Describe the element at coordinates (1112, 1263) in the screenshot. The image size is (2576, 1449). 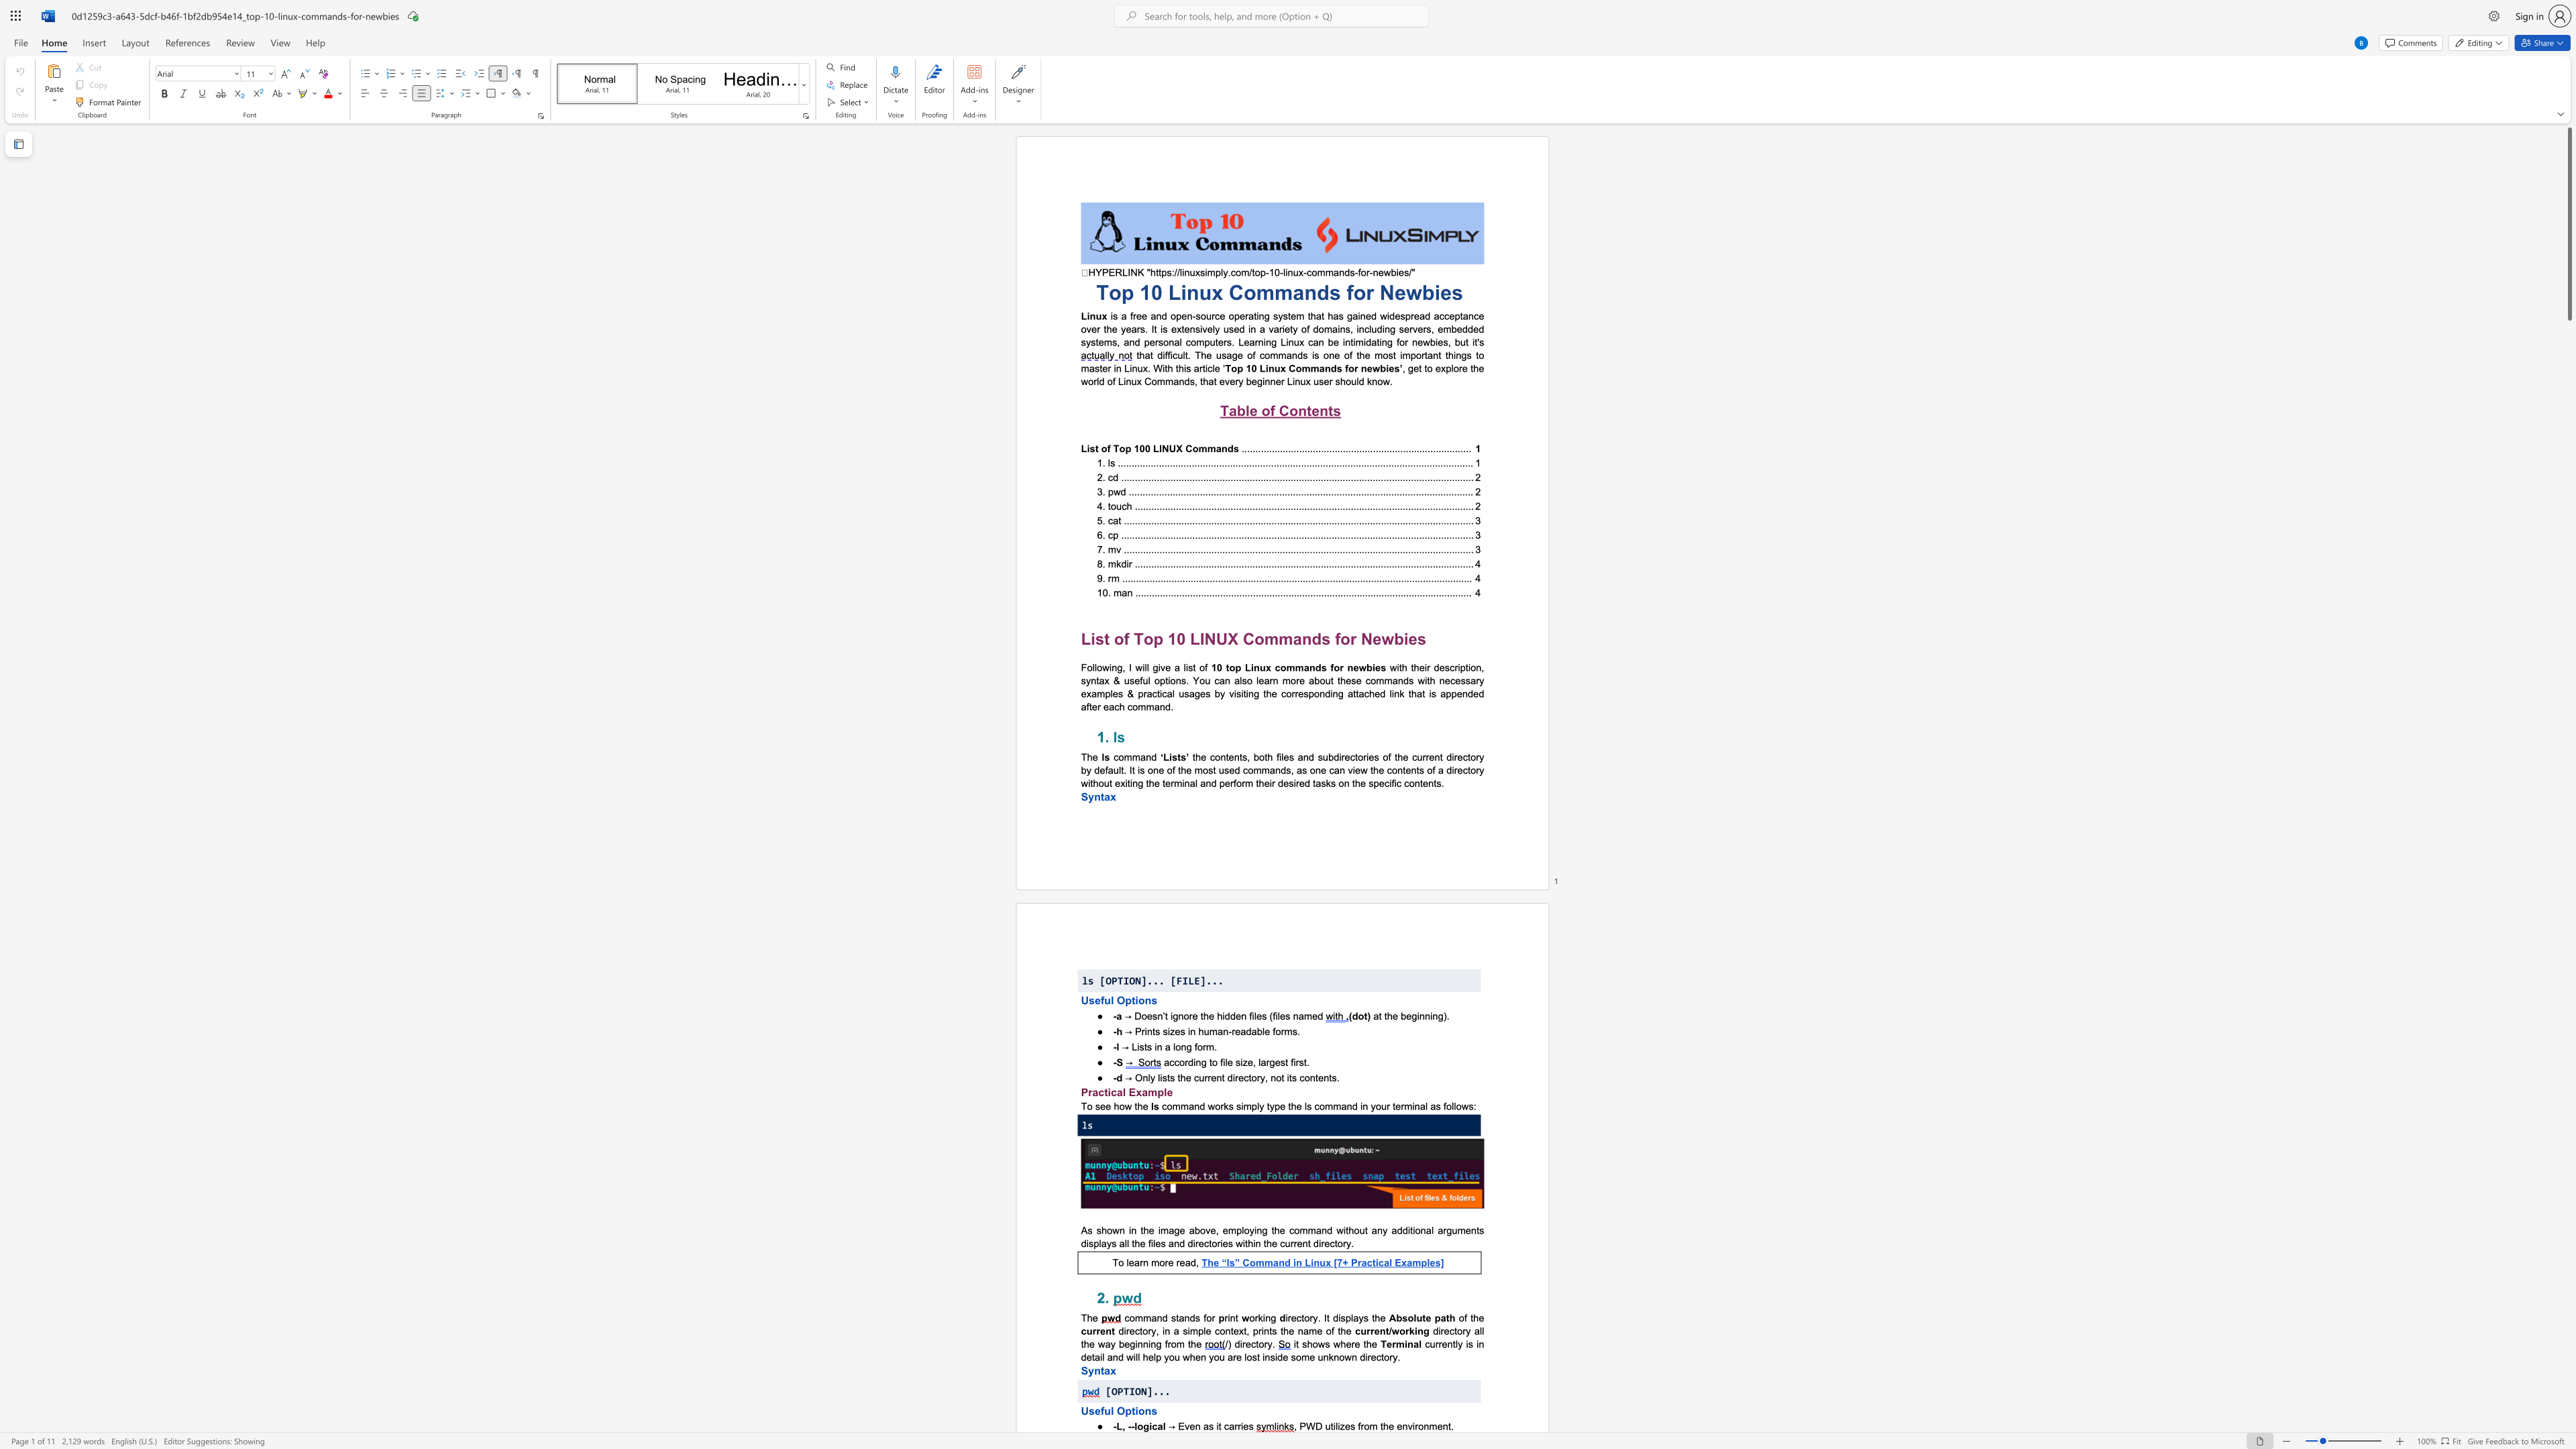
I see `the subset text "To learn more read" within the text "To learn more read,"` at that location.